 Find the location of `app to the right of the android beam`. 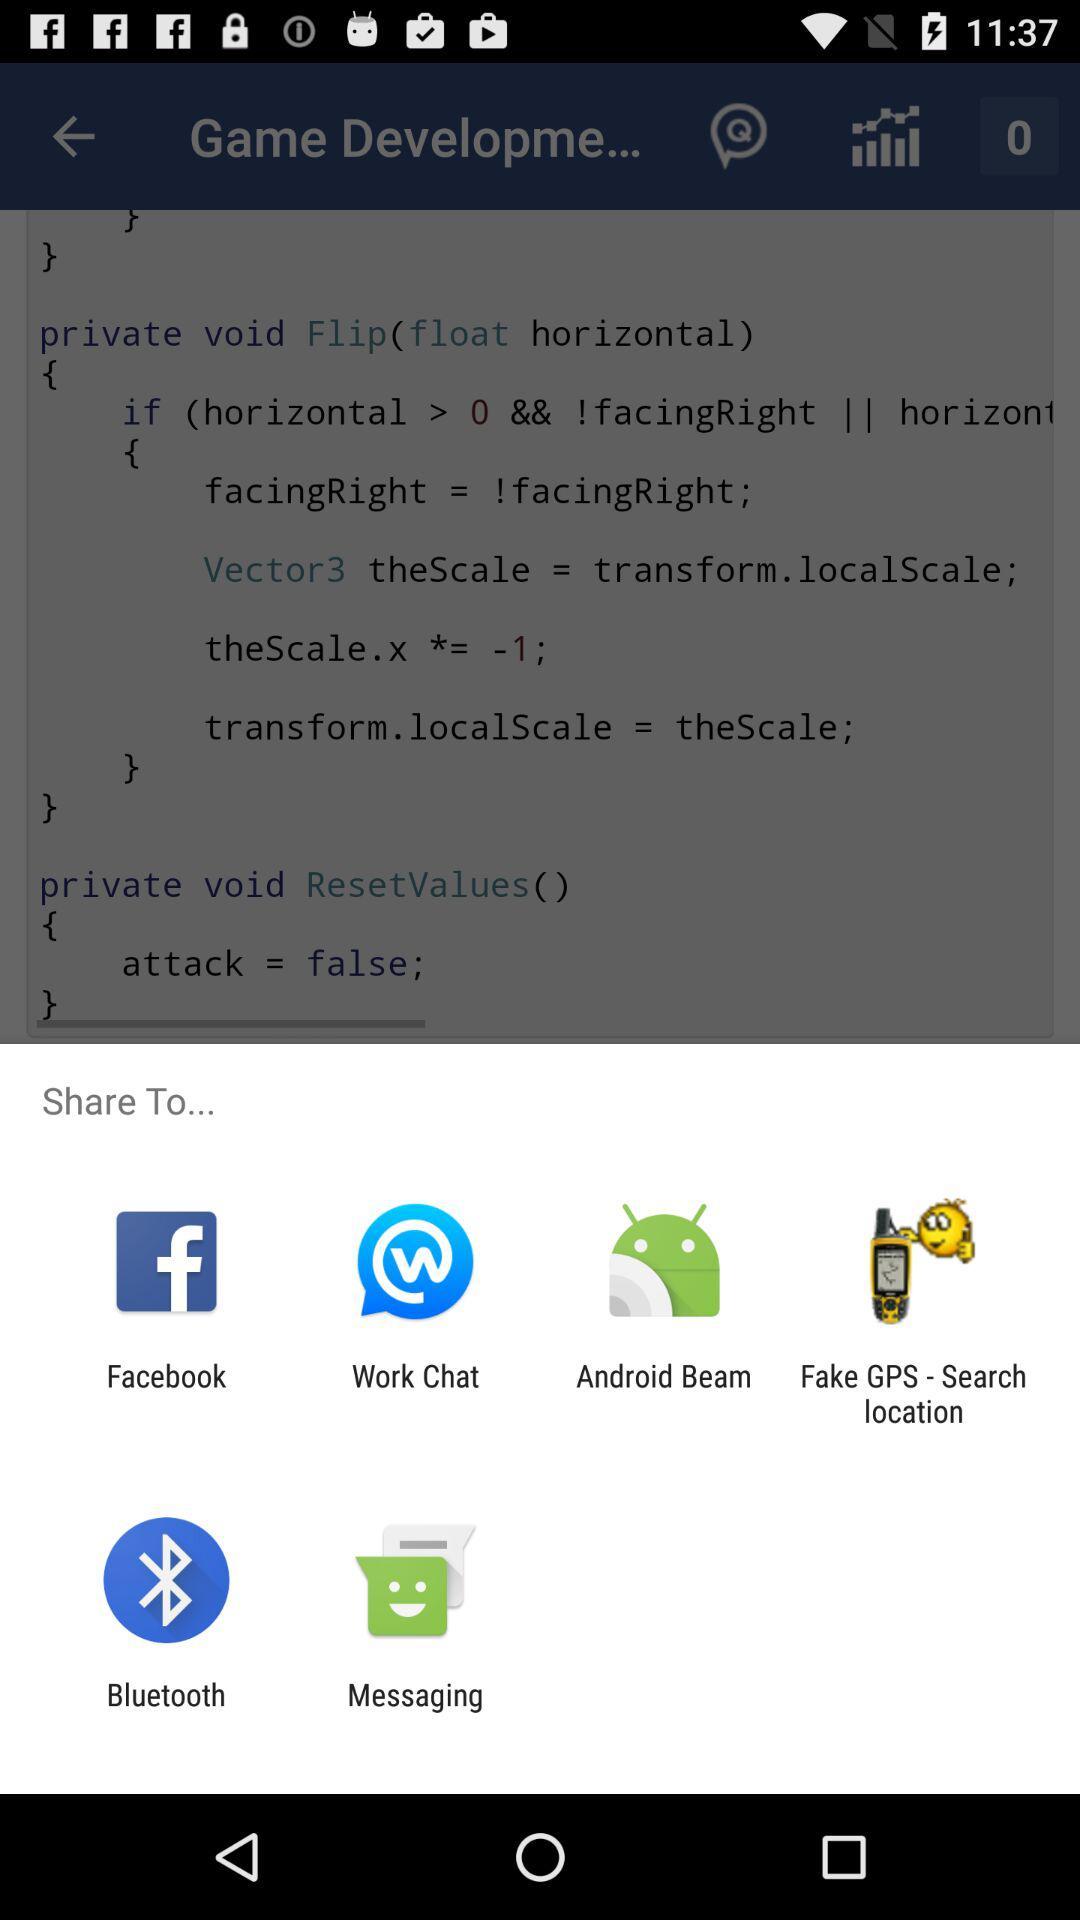

app to the right of the android beam is located at coordinates (913, 1392).